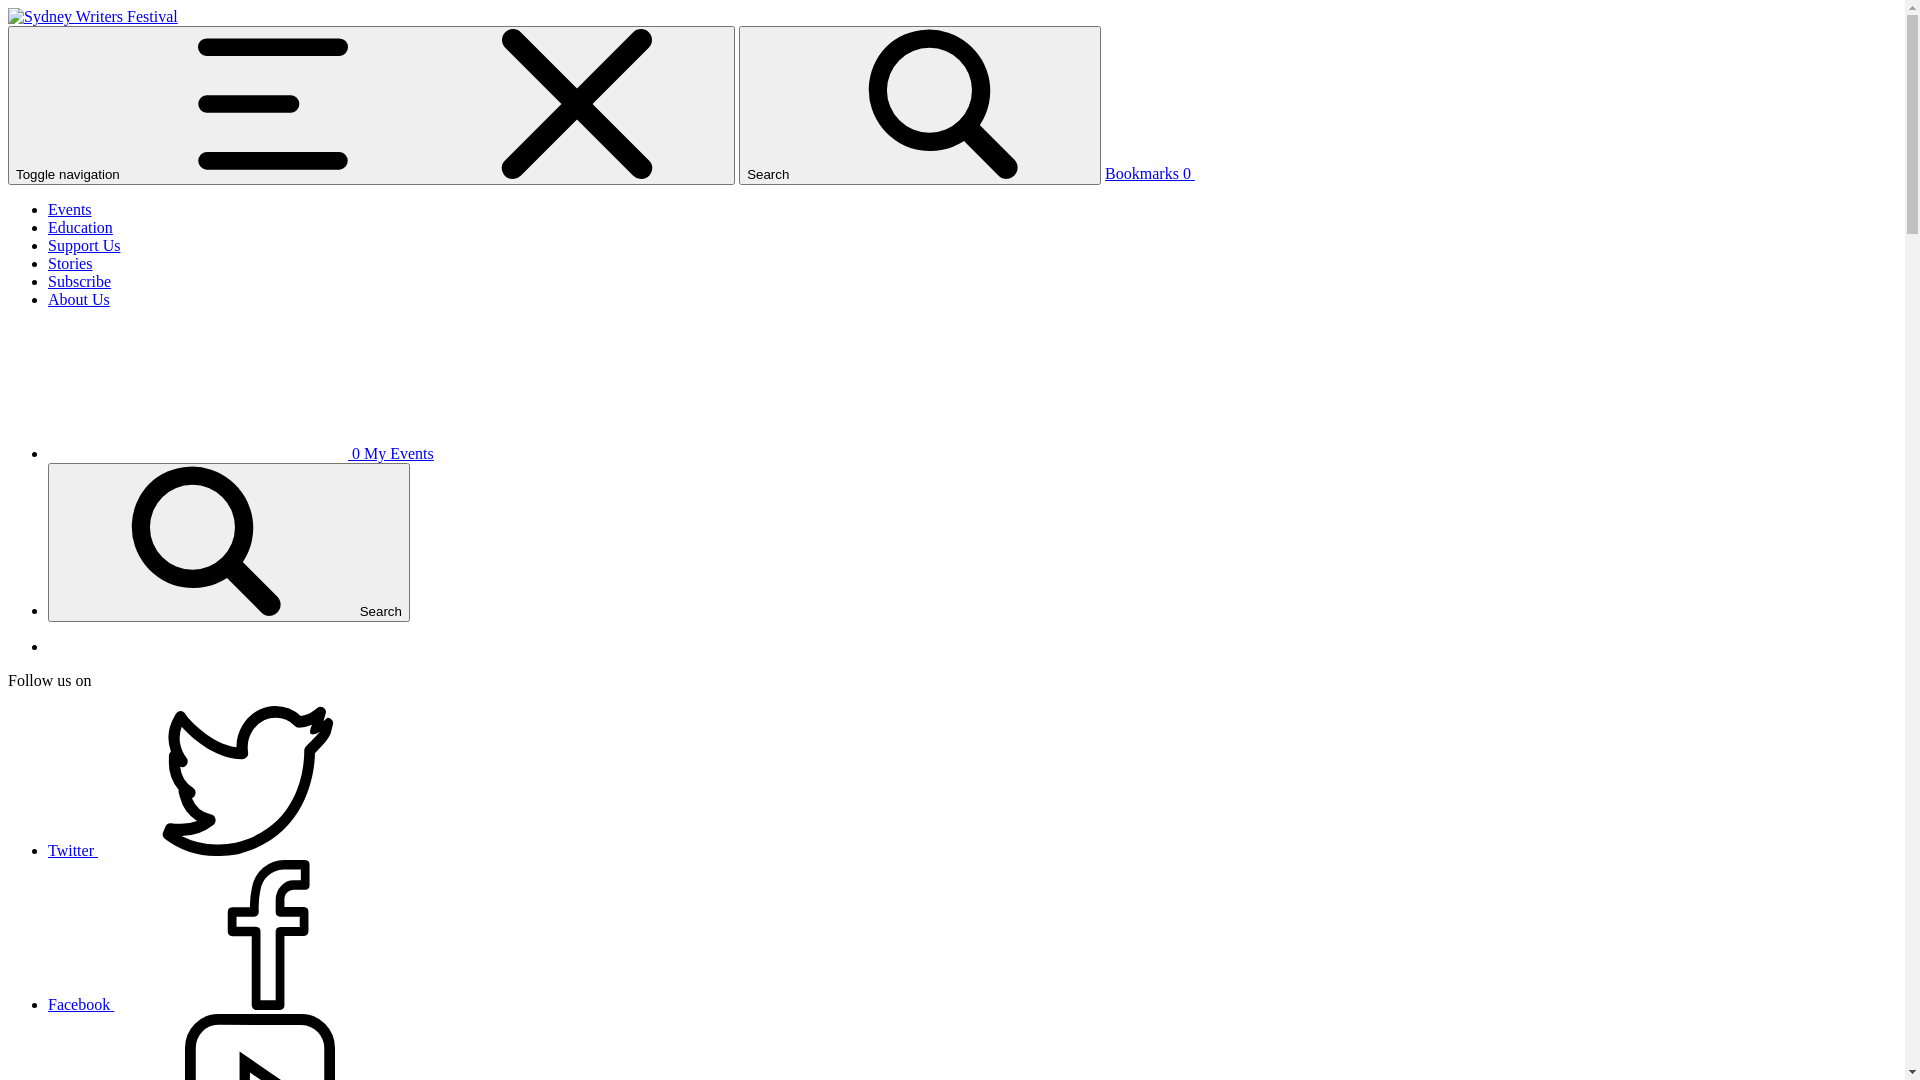 The width and height of the screenshot is (1920, 1080). Describe the element at coordinates (229, 542) in the screenshot. I see `'Search'` at that location.